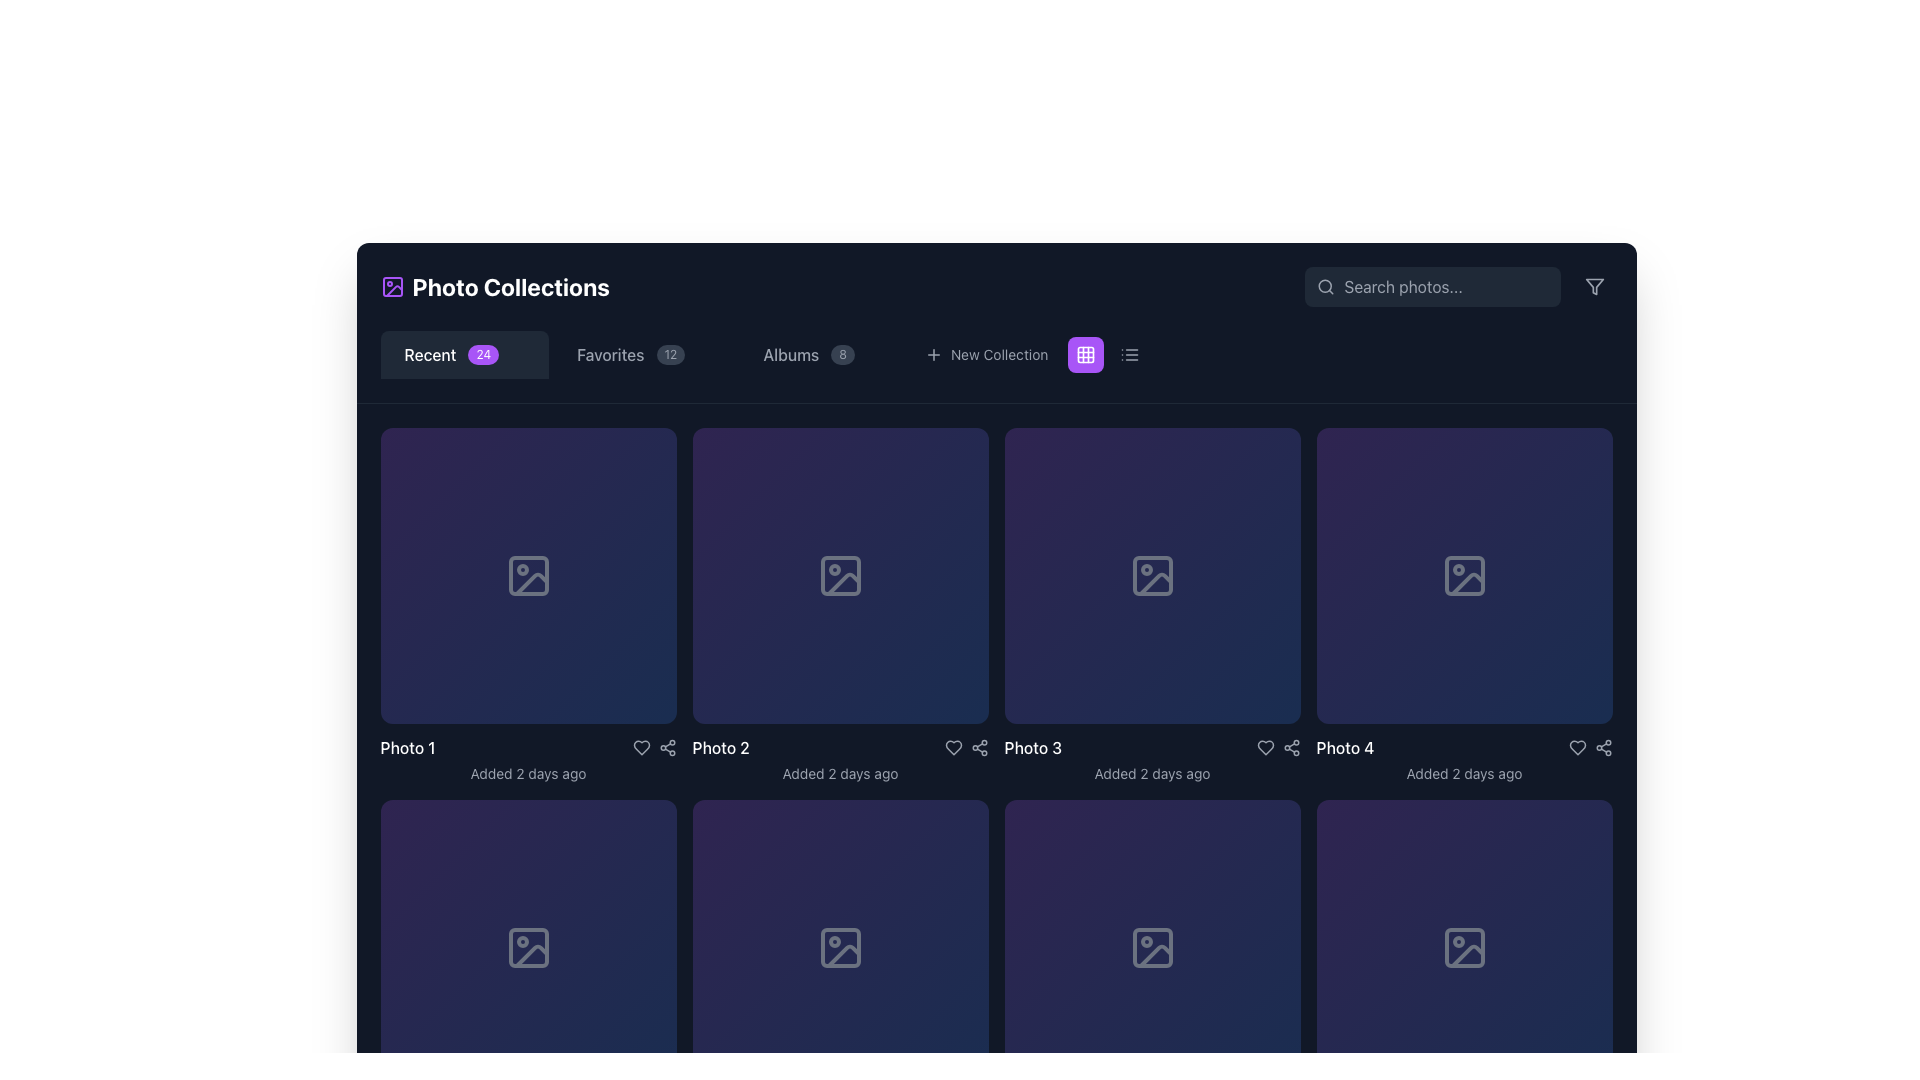  I want to click on the icon that serves as a placeholder for 'Photo 1' in the 'Photo Collections' grid layout, located at the center of the top-left purple card, so click(528, 575).